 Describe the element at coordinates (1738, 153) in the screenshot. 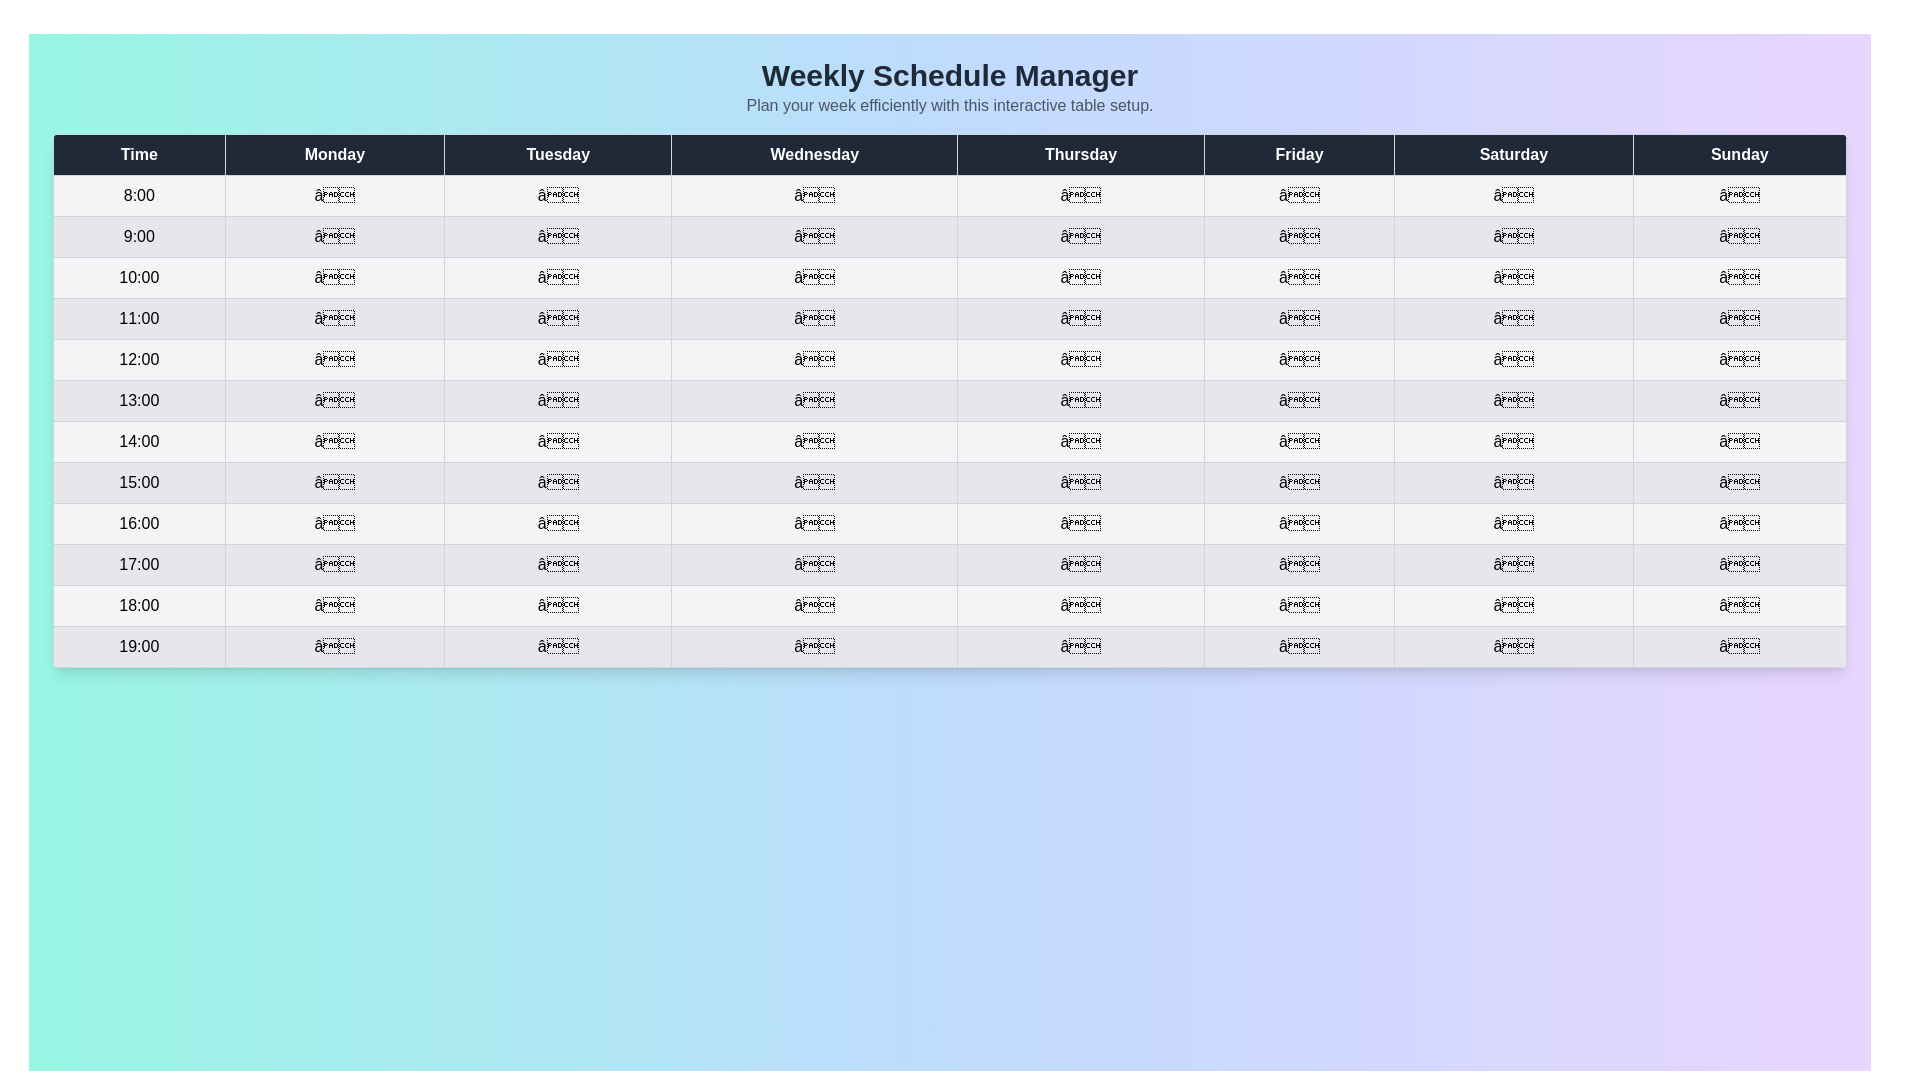

I see `the header cell labeled Sunday to sort by that column` at that location.